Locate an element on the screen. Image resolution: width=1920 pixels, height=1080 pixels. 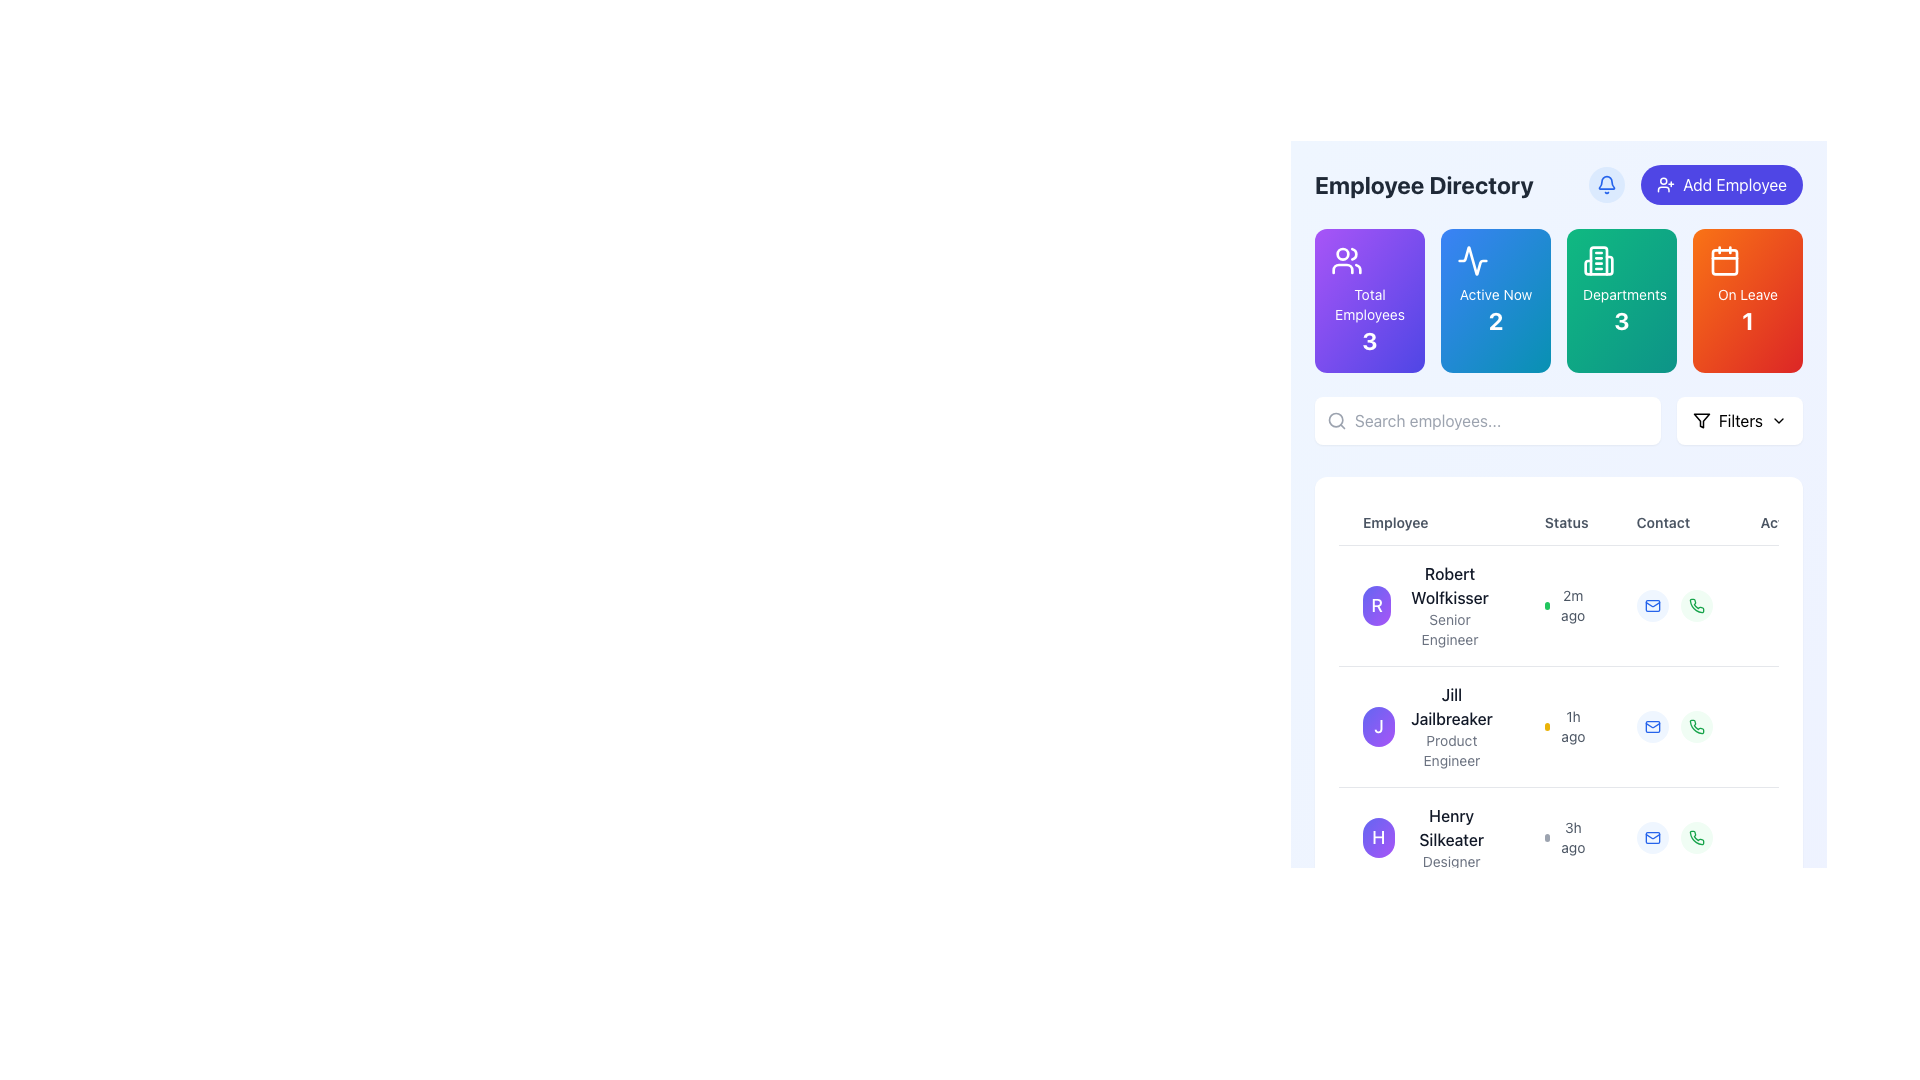
the circular button in the 'Contact' column next to employee 'Robert Wolfkisser' to initiate an email is located at coordinates (1652, 604).